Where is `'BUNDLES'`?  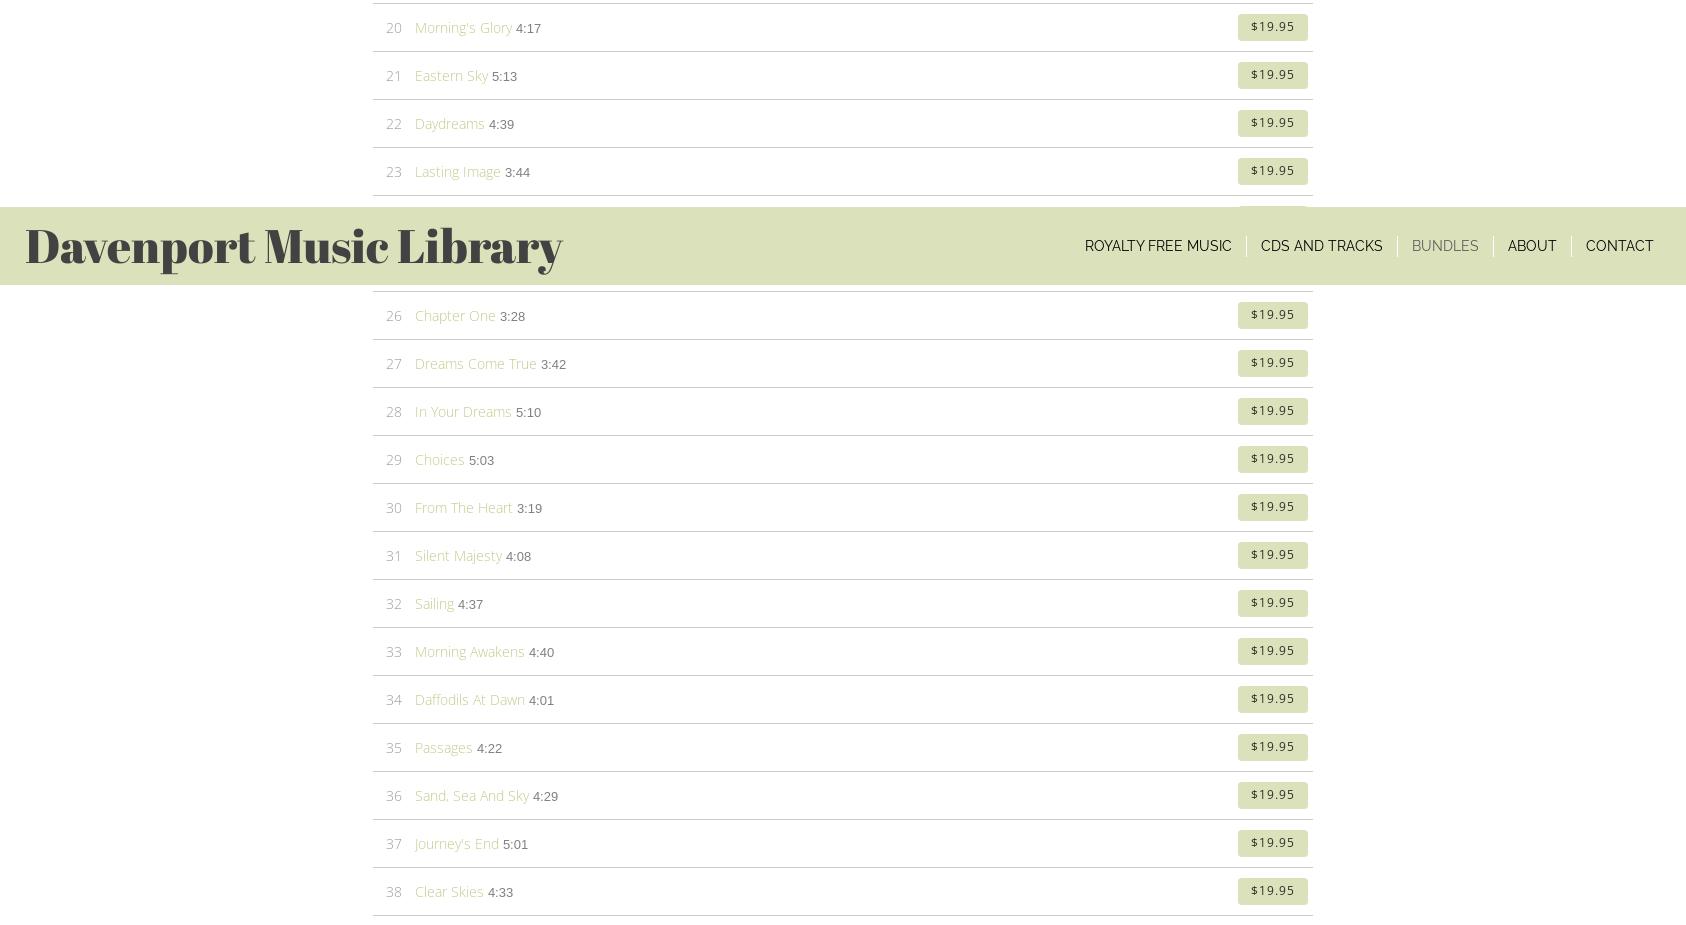
'BUNDLES' is located at coordinates (725, 623).